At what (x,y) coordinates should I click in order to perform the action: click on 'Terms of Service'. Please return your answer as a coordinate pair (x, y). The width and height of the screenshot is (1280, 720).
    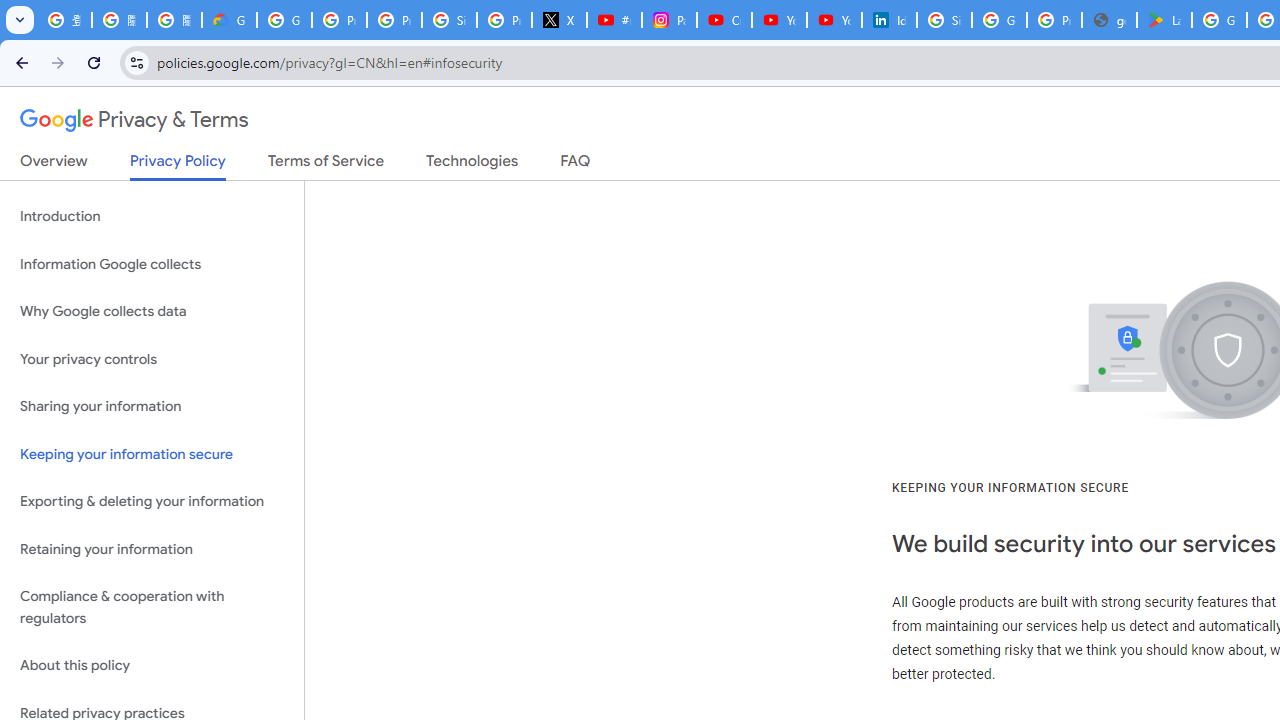
    Looking at the image, I should click on (326, 164).